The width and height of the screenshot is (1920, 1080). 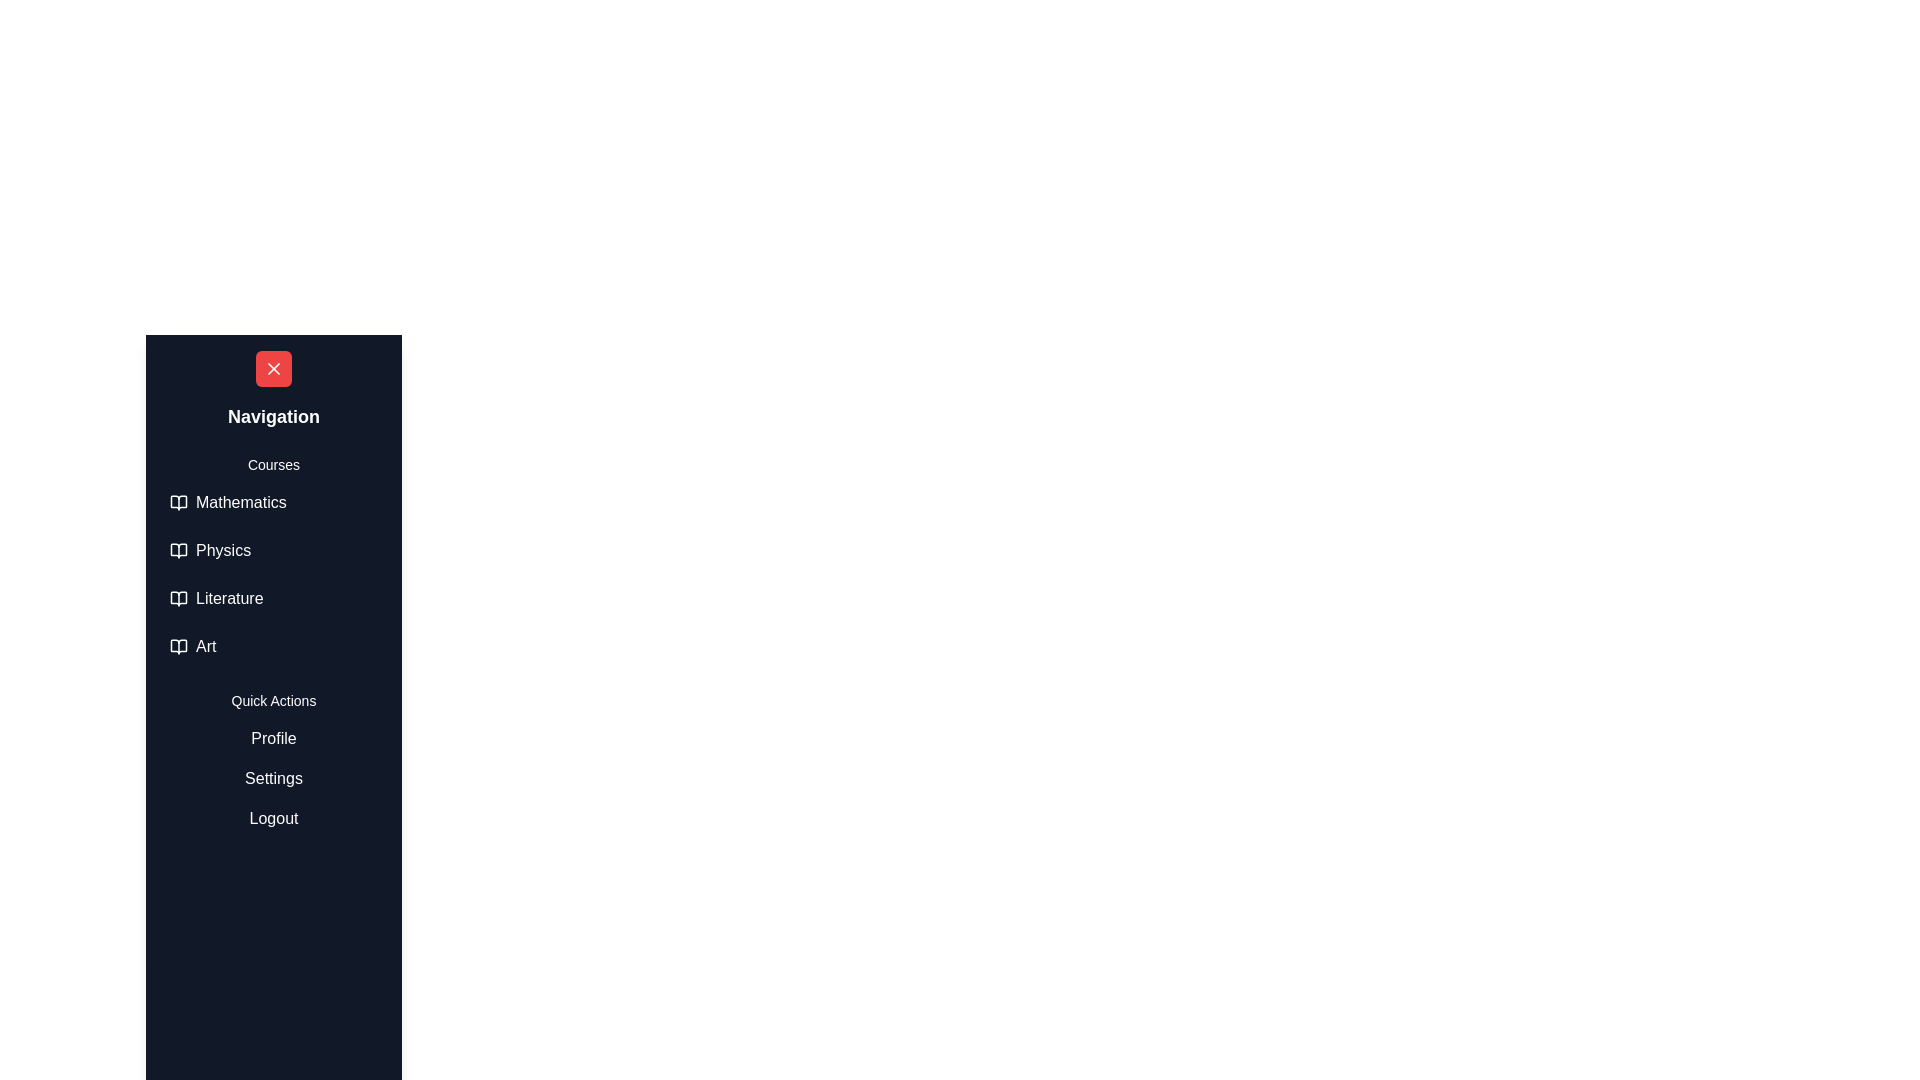 I want to click on the close button located at the top of the sidebar navigation menu, just above the title 'Navigation', so click(x=272, y=369).